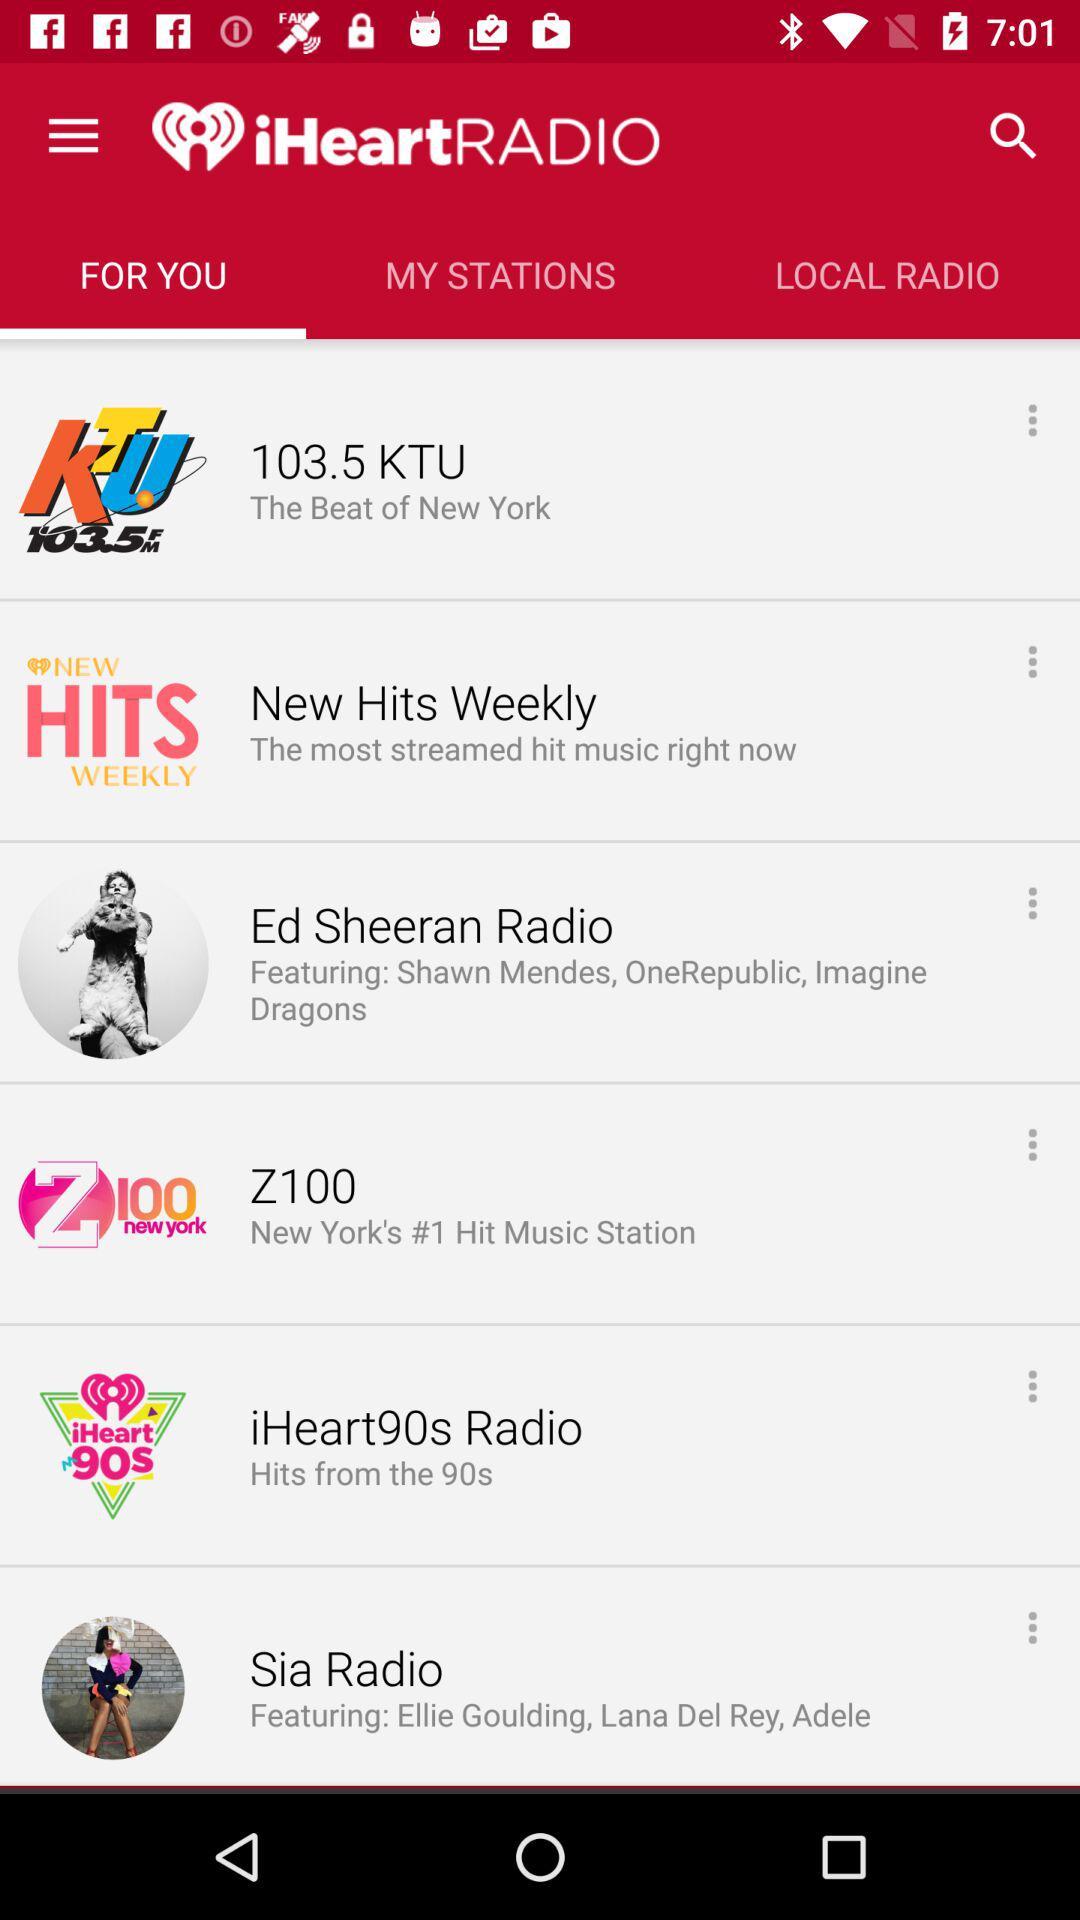 The width and height of the screenshot is (1080, 1920). What do you see at coordinates (152, 273) in the screenshot?
I see `icon to the left of the my stations` at bounding box center [152, 273].